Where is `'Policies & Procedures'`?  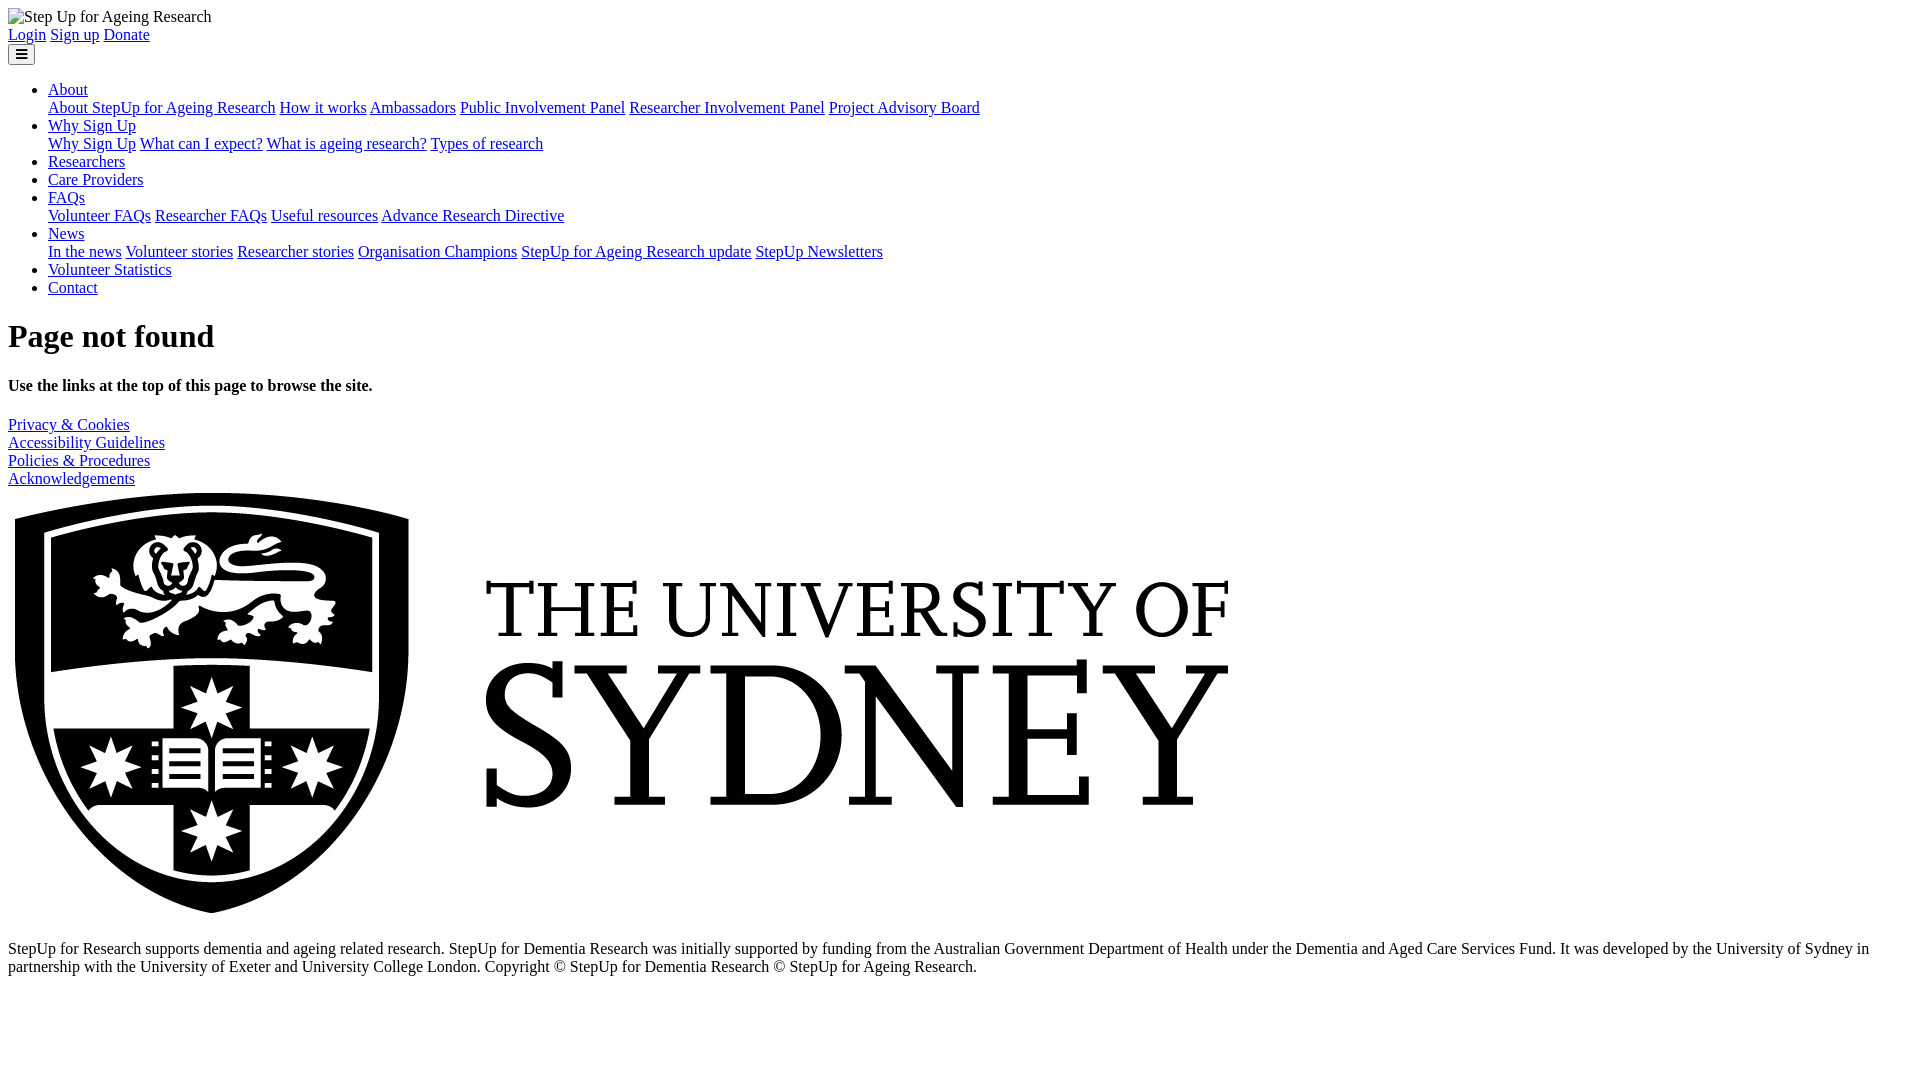 'Policies & Procedures' is located at coordinates (78, 460).